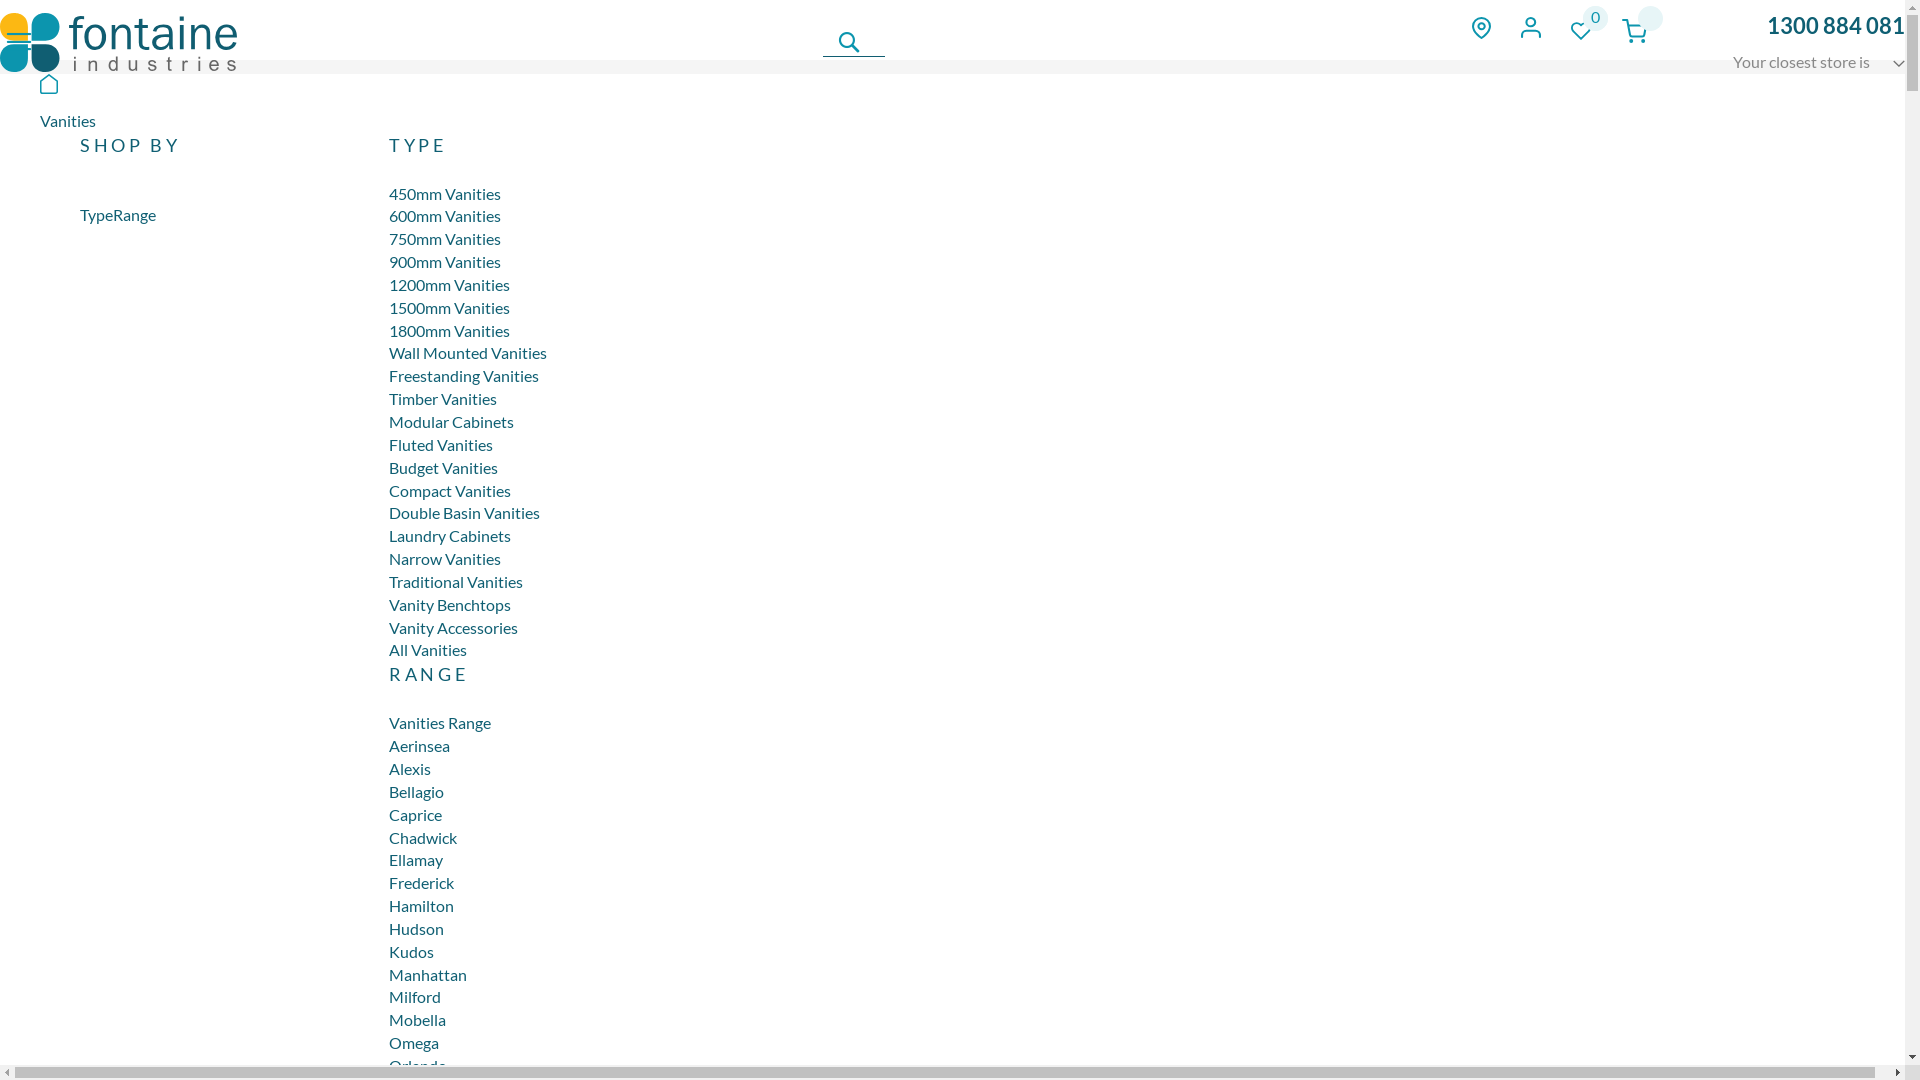  Describe the element at coordinates (1836, 25) in the screenshot. I see `'1300 884 081'` at that location.